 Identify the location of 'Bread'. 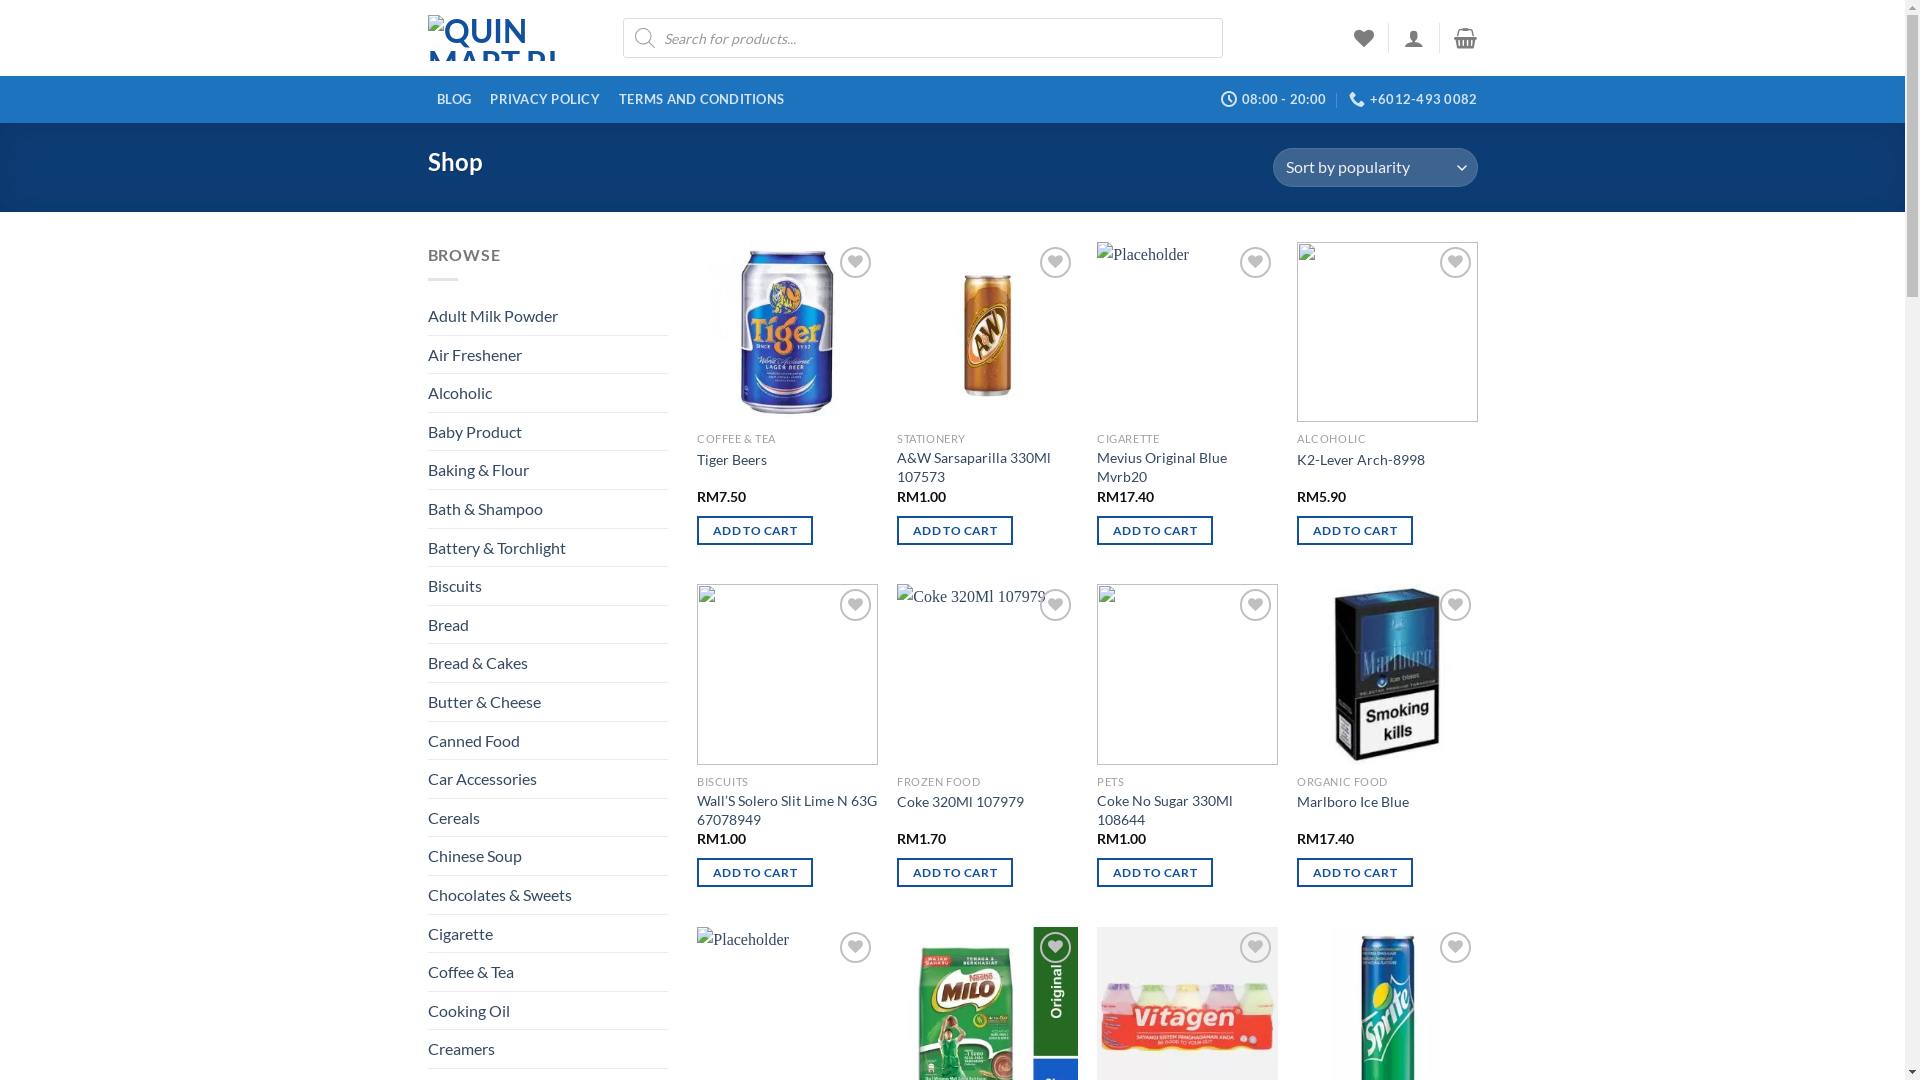
(547, 623).